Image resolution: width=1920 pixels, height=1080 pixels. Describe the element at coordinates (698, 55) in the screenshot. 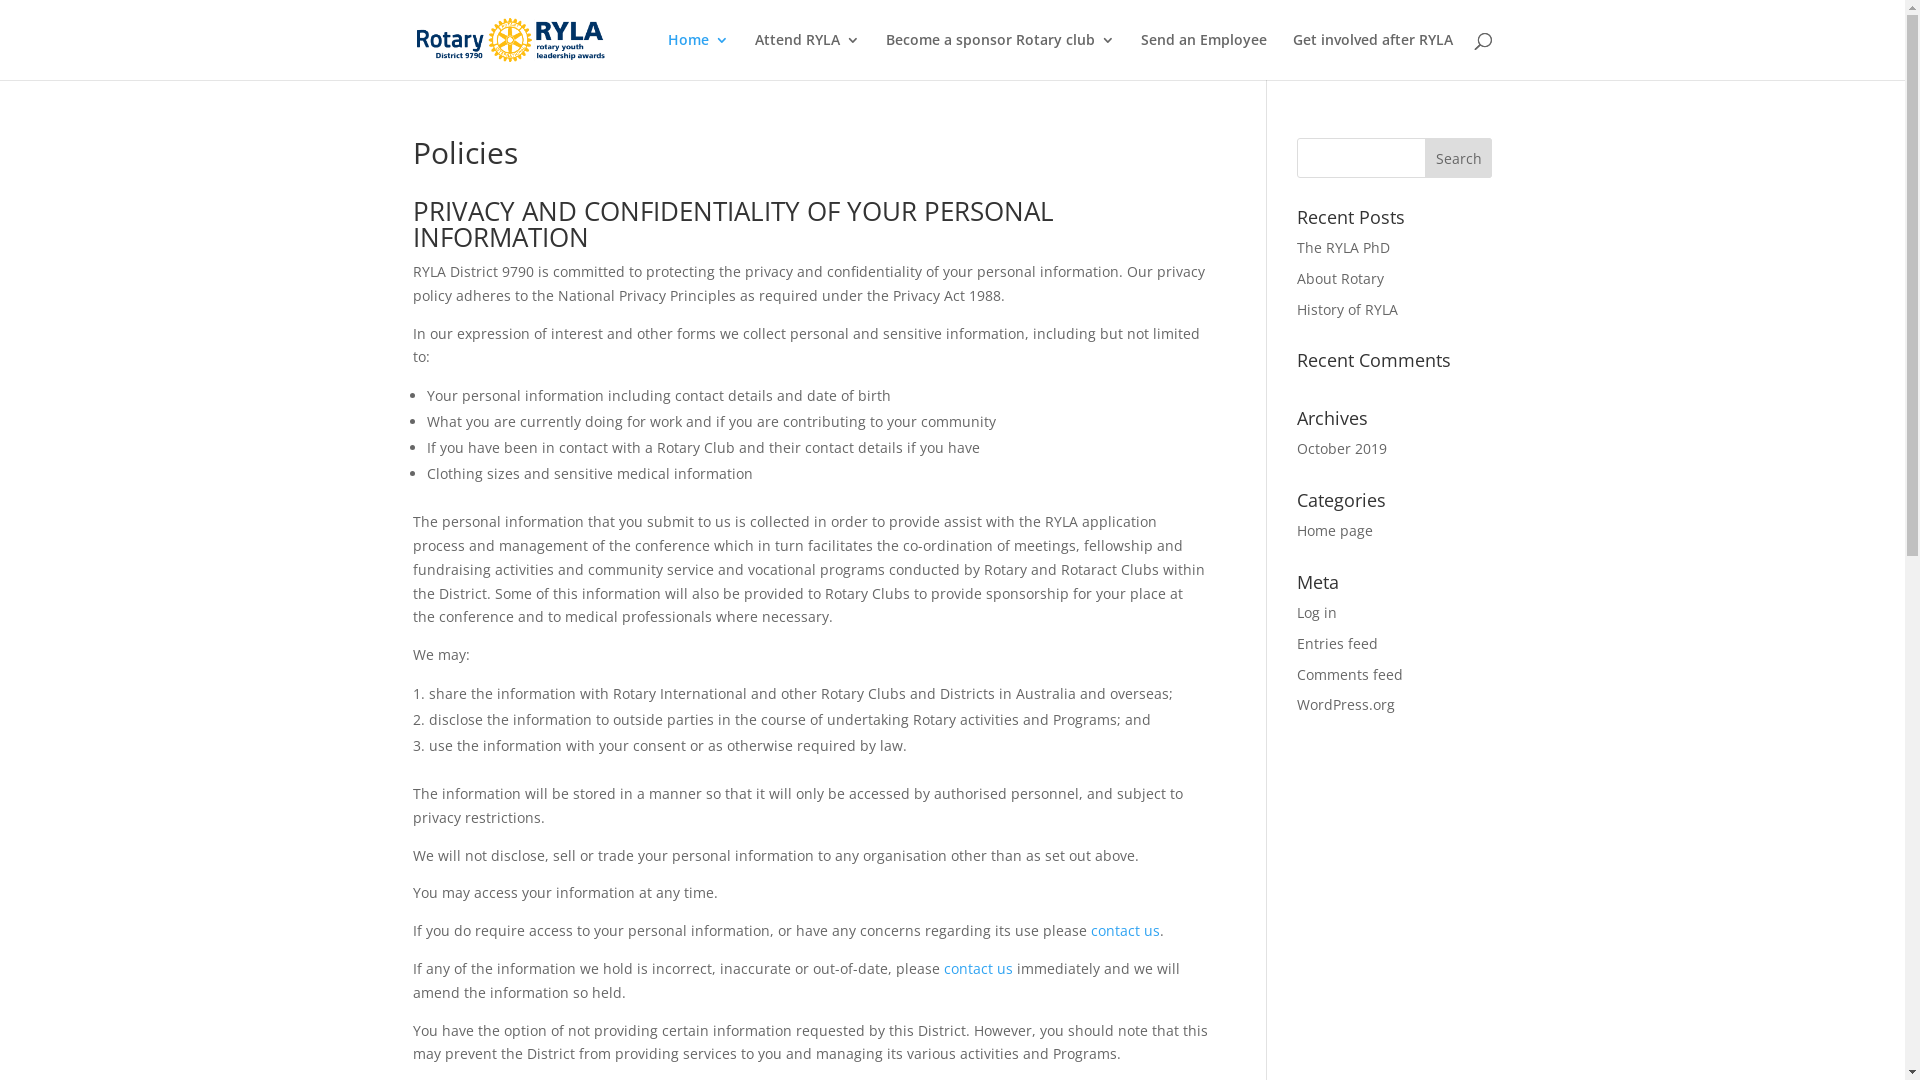

I see `'Home'` at that location.